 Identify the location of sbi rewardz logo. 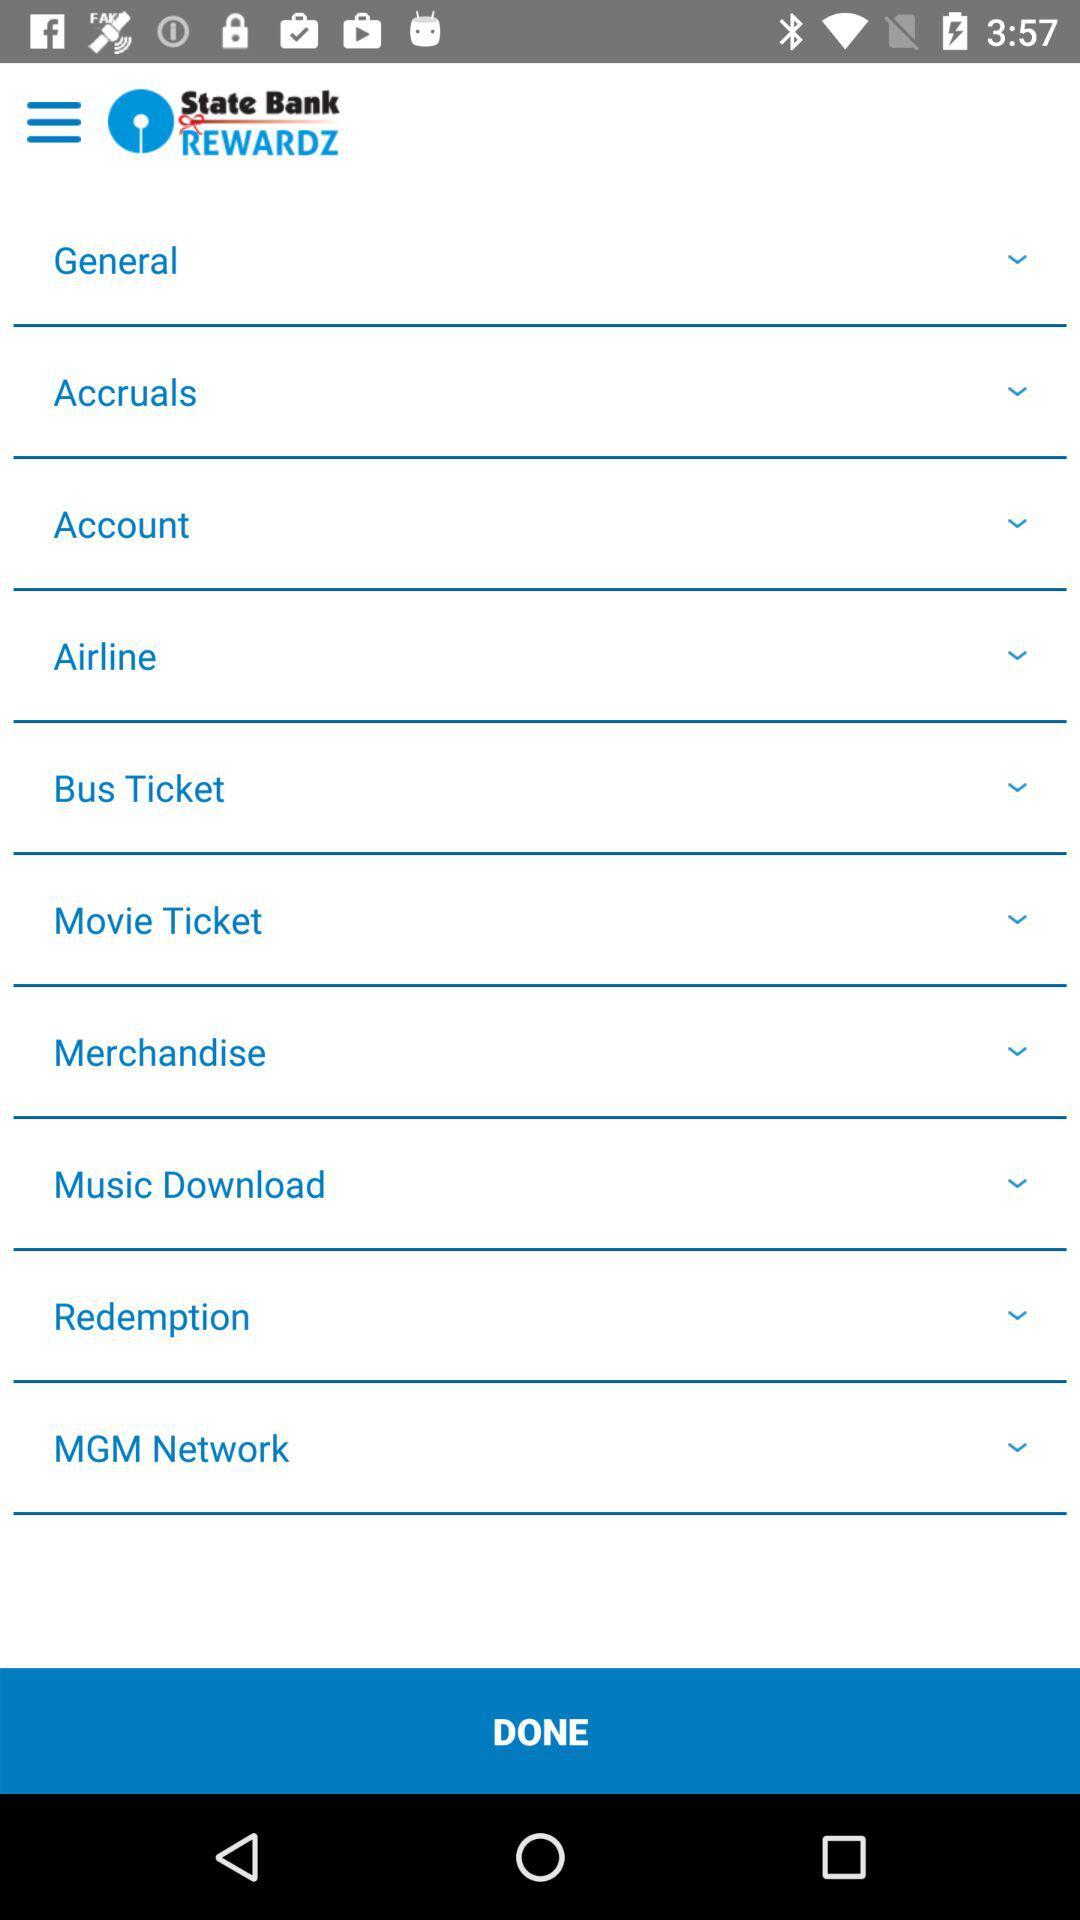
(224, 121).